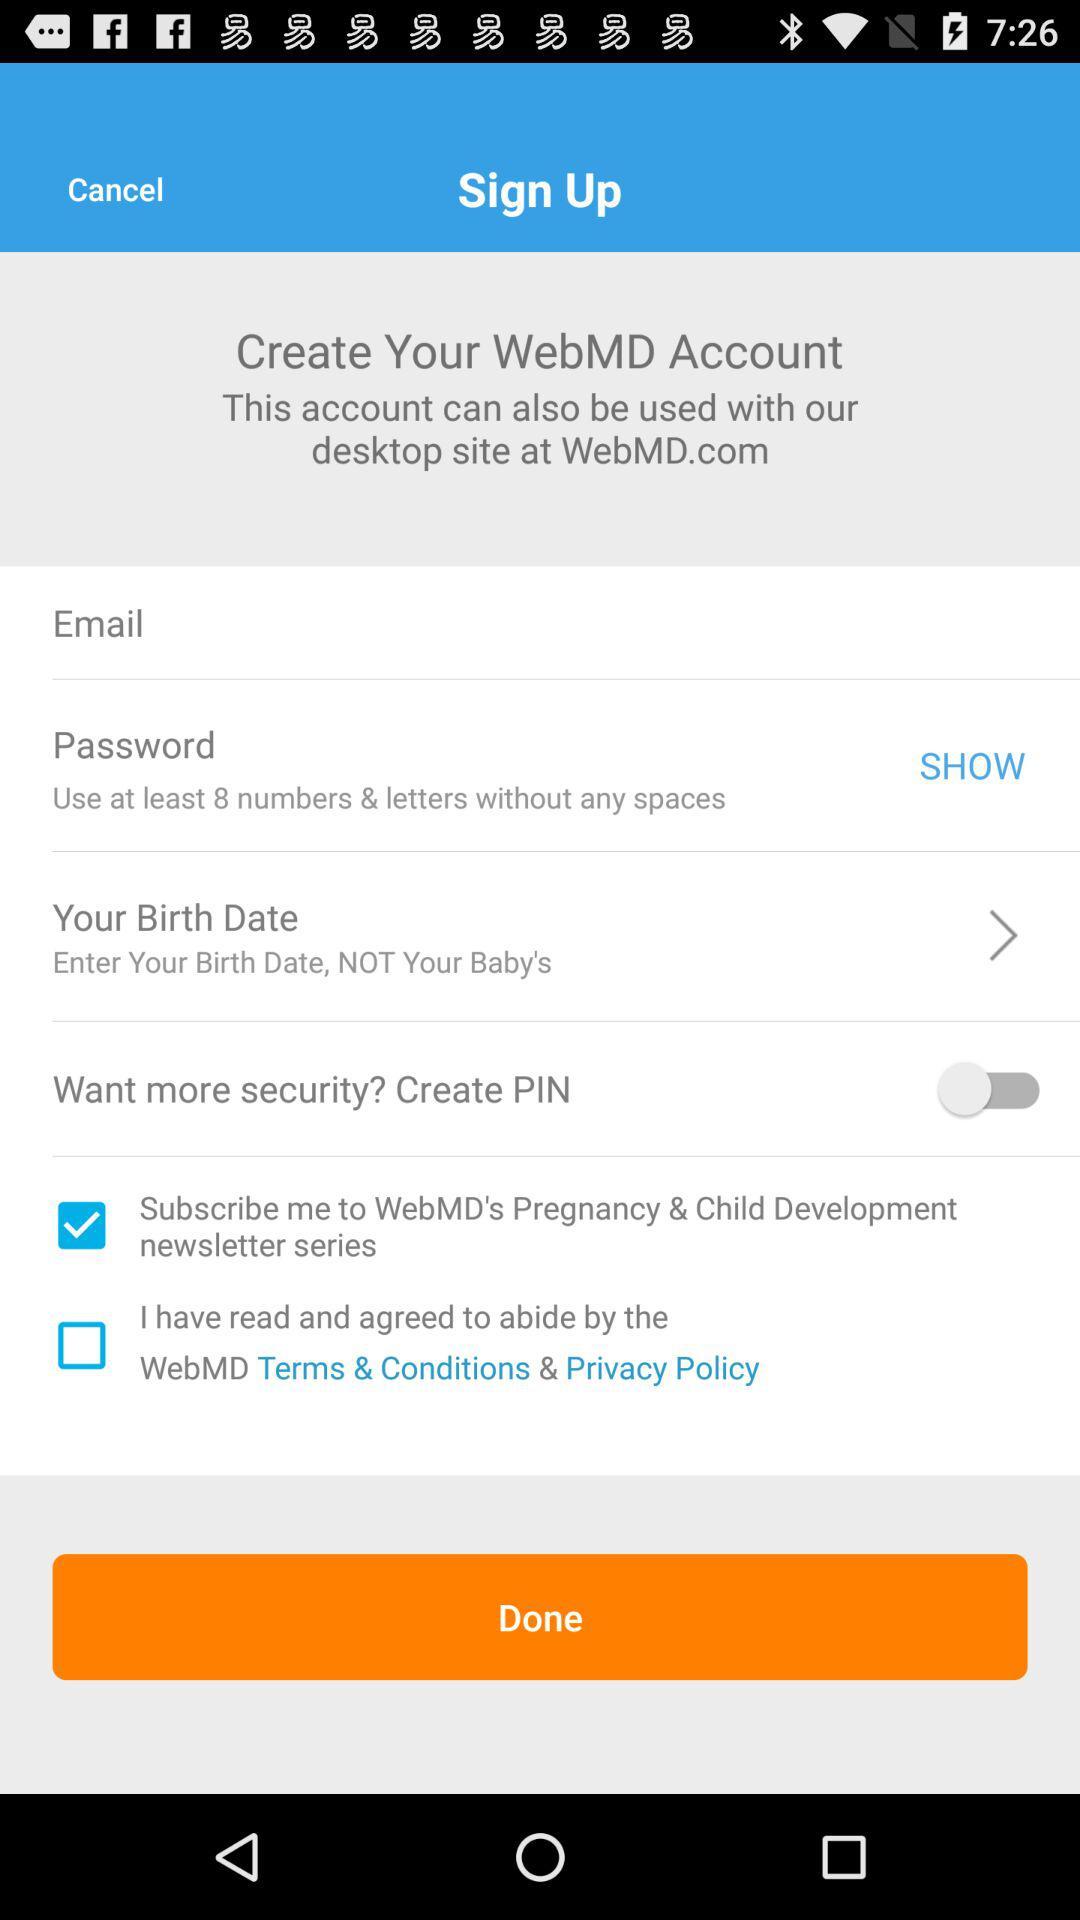 This screenshot has width=1080, height=1920. What do you see at coordinates (579, 743) in the screenshot?
I see `icon to the right of the password icon` at bounding box center [579, 743].